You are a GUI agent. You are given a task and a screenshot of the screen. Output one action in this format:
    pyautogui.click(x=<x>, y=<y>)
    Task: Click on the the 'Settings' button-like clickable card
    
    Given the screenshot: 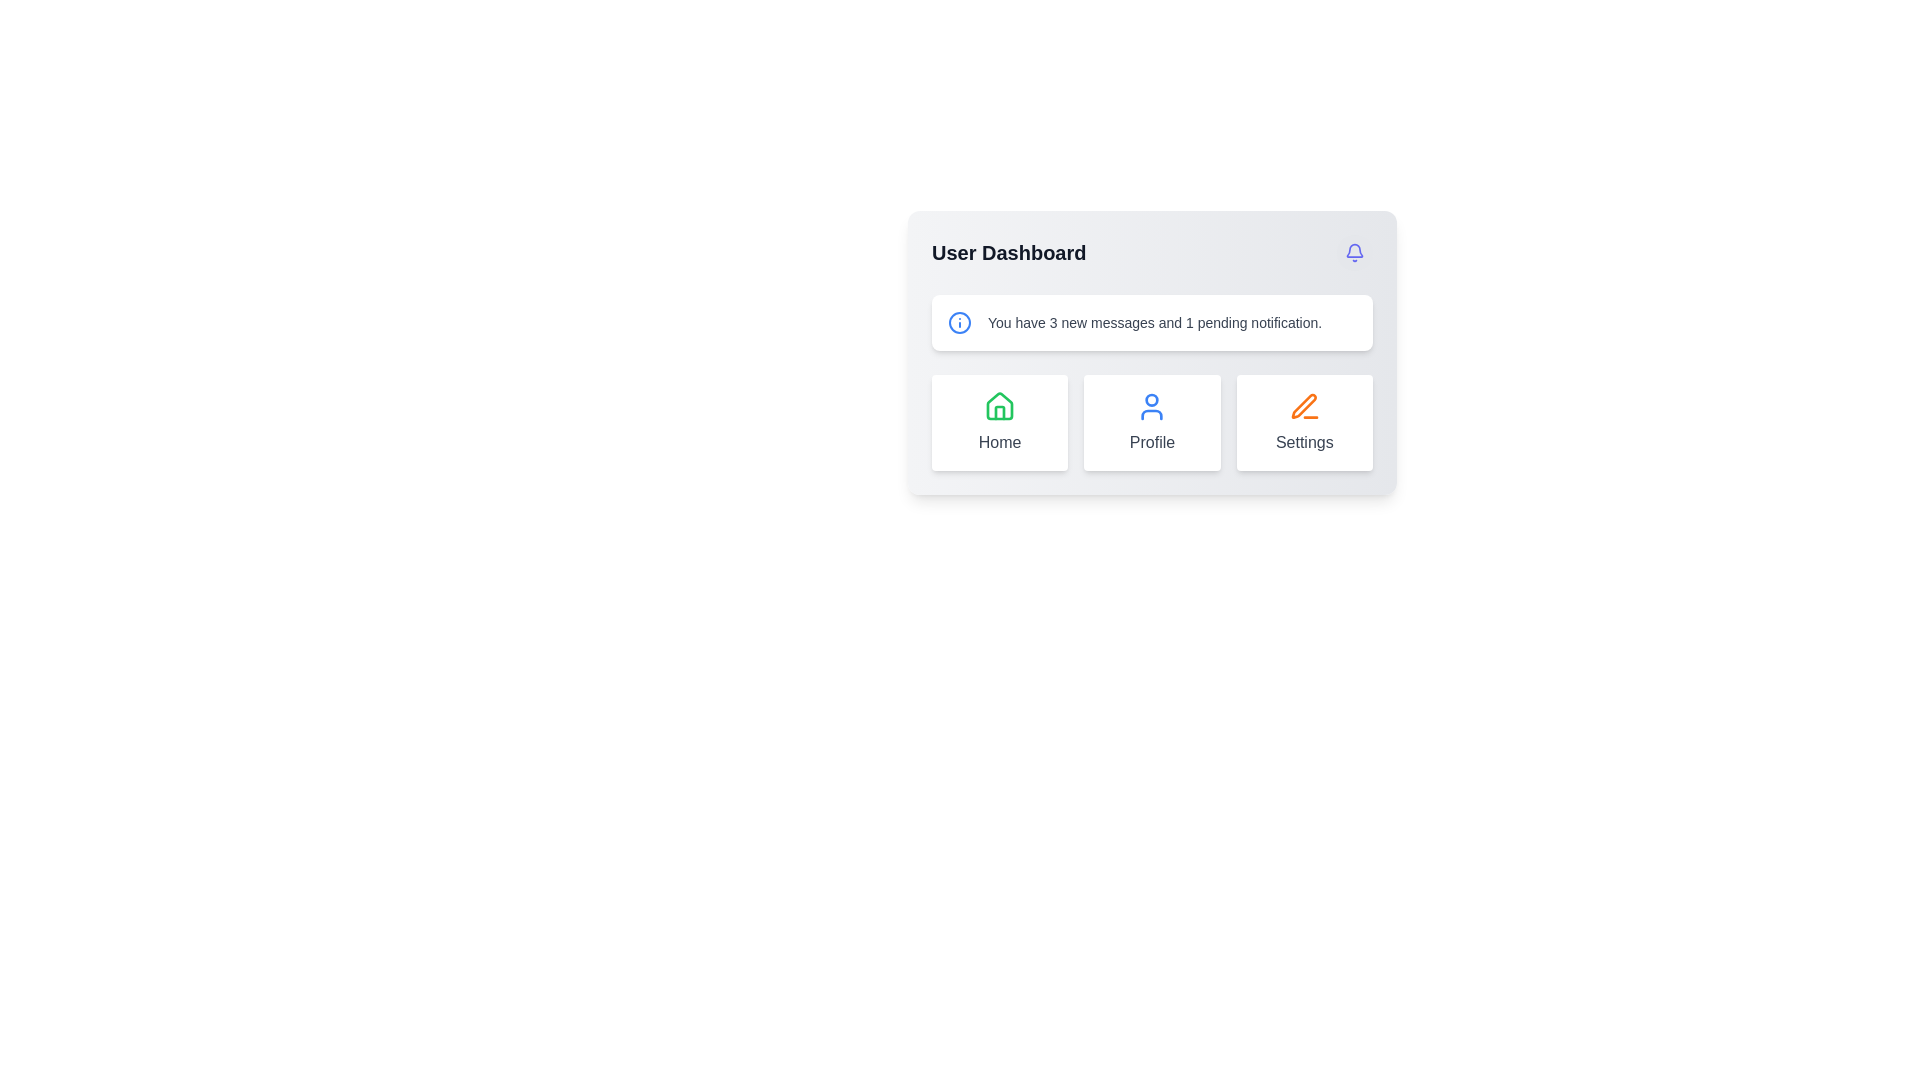 What is the action you would take?
    pyautogui.click(x=1304, y=422)
    